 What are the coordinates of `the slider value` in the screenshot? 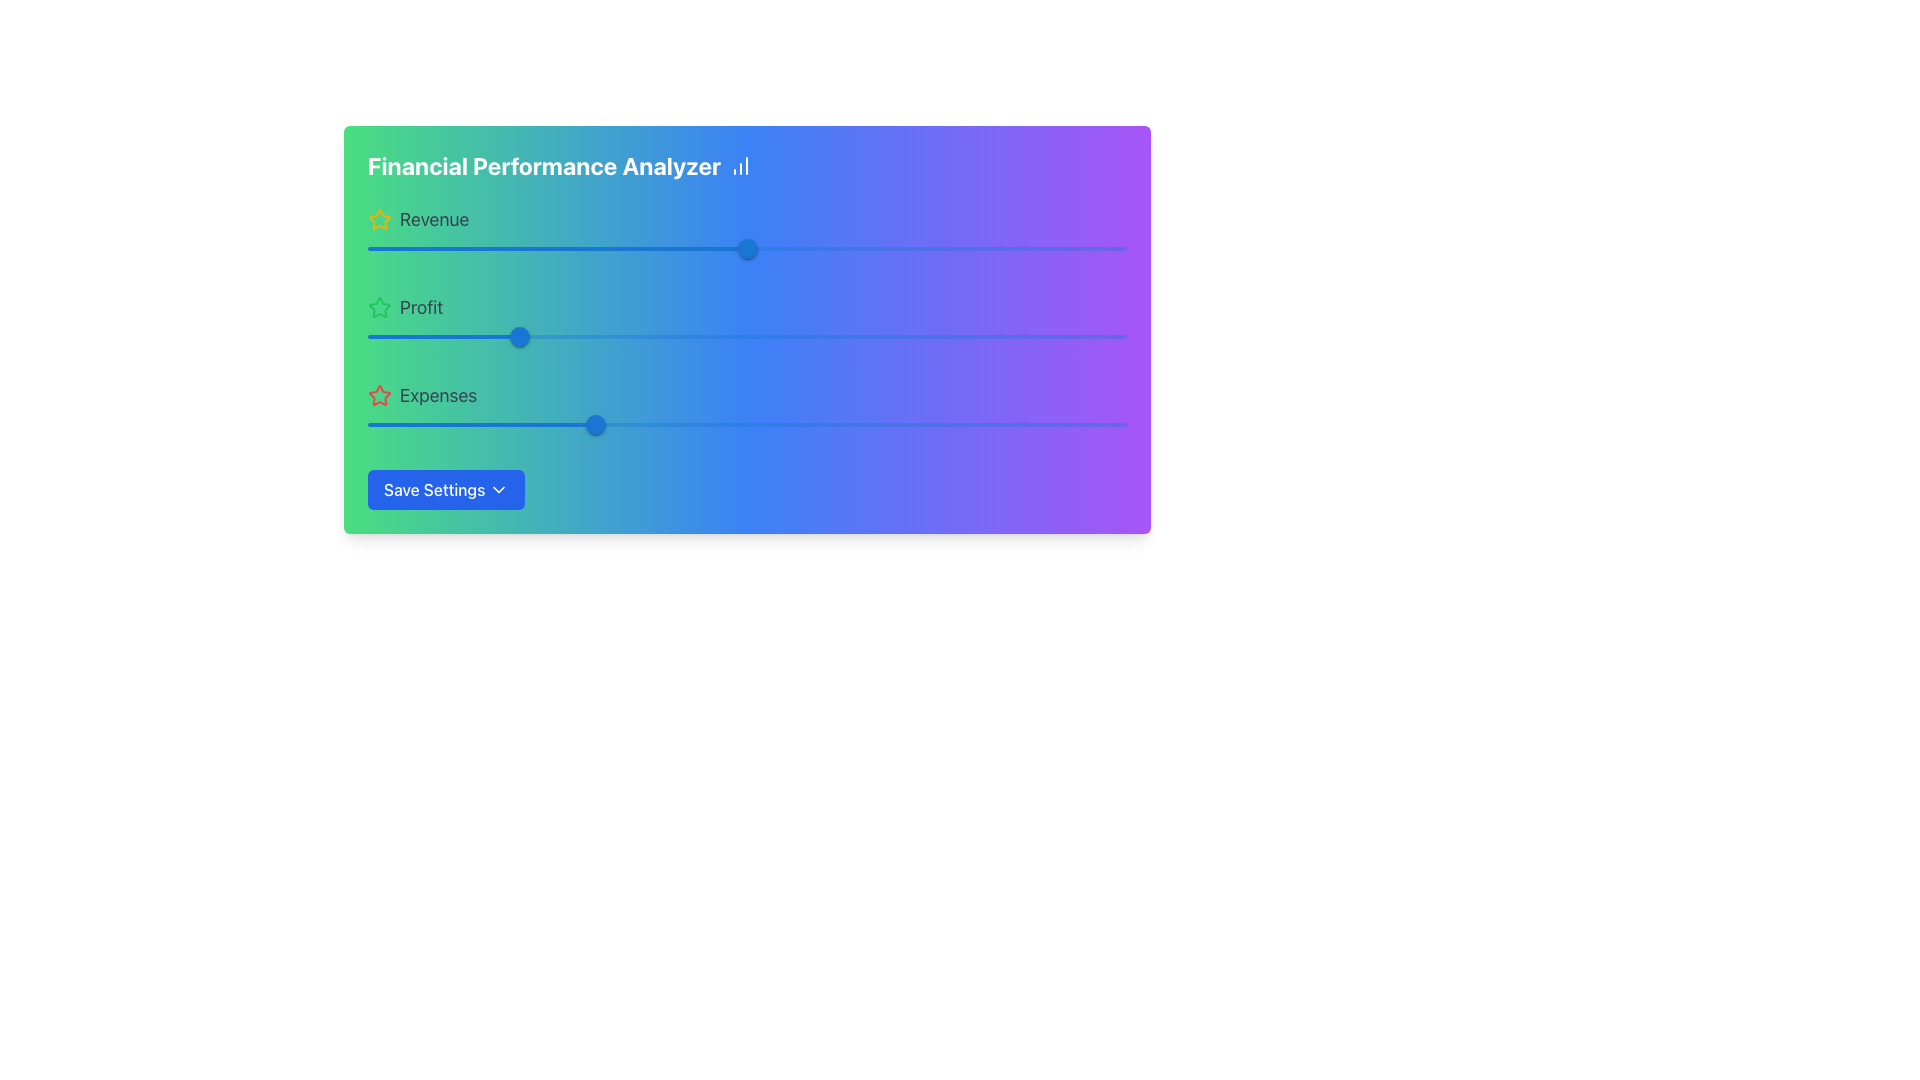 It's located at (748, 248).